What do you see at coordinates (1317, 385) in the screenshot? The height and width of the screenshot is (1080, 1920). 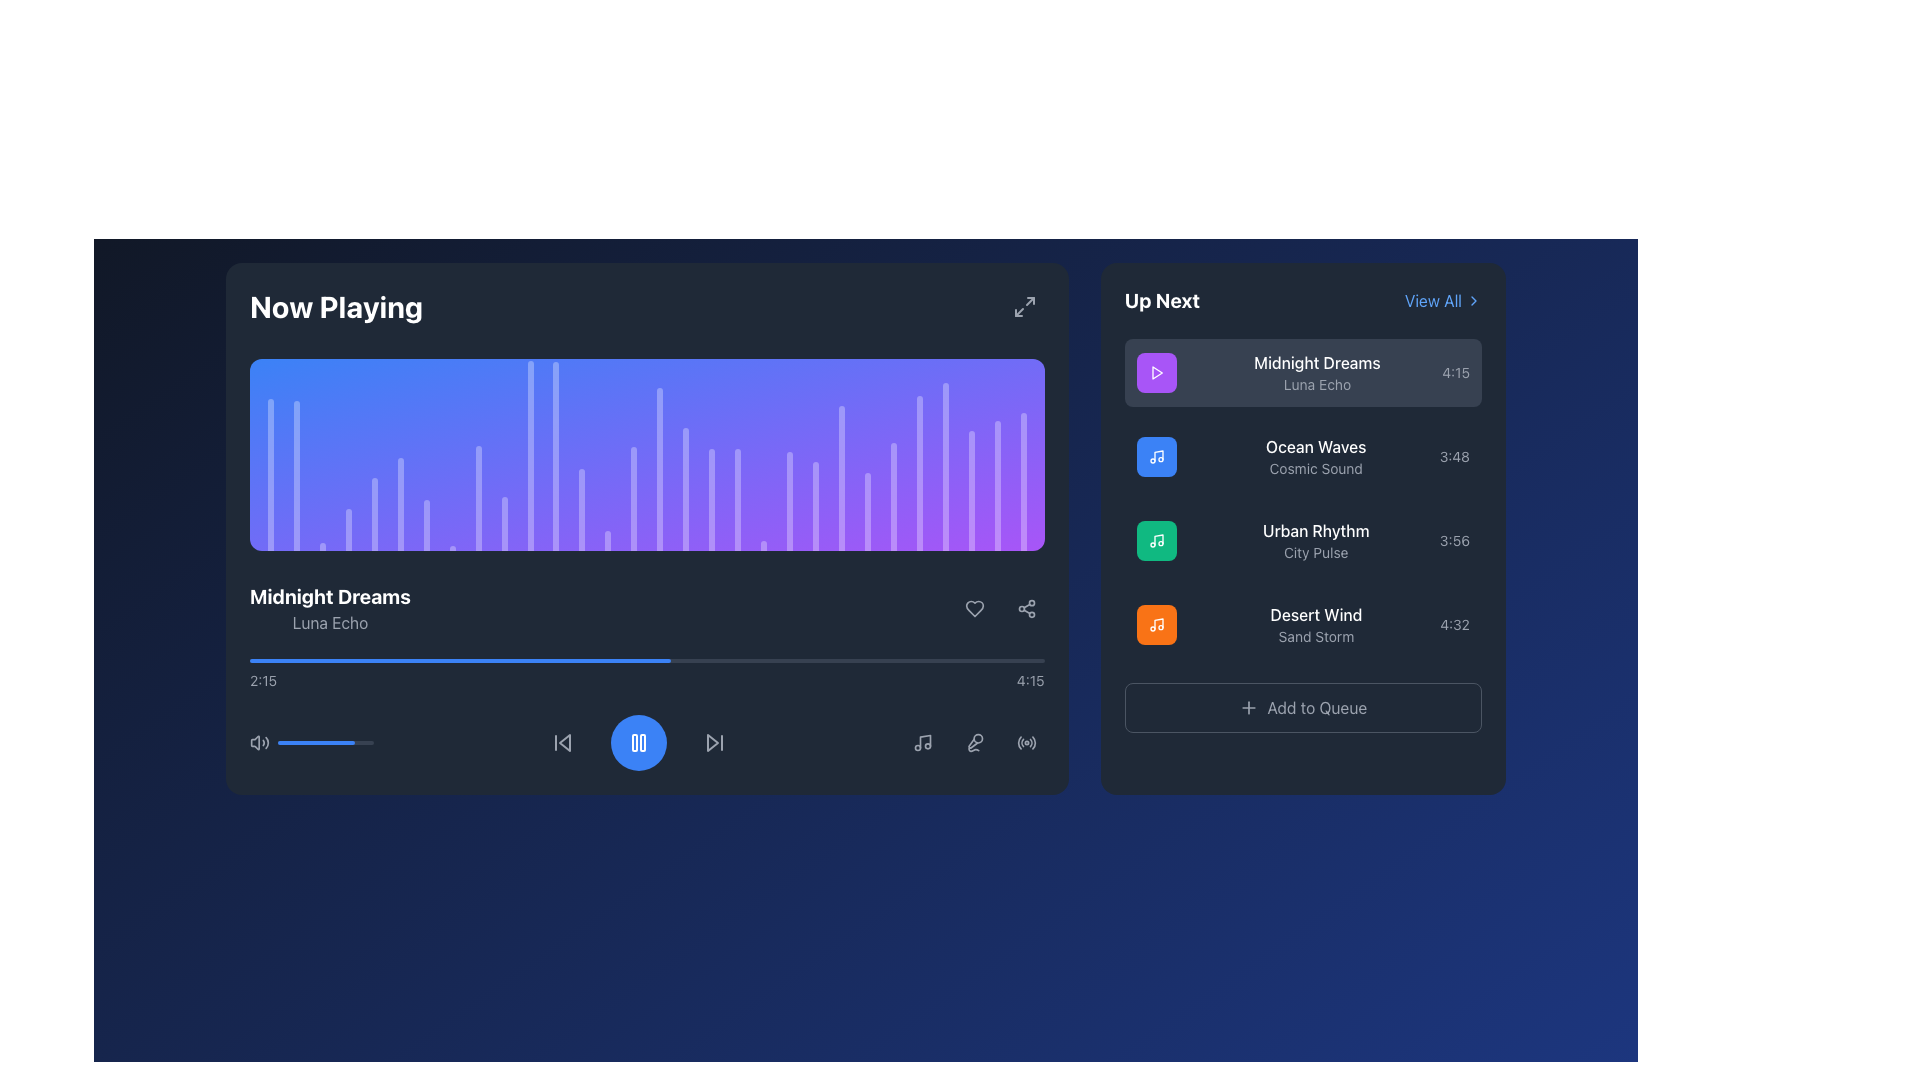 I see `the text label that describes additional information about 'Midnight Dreams', located below its title in the 'Up Next' list` at bounding box center [1317, 385].